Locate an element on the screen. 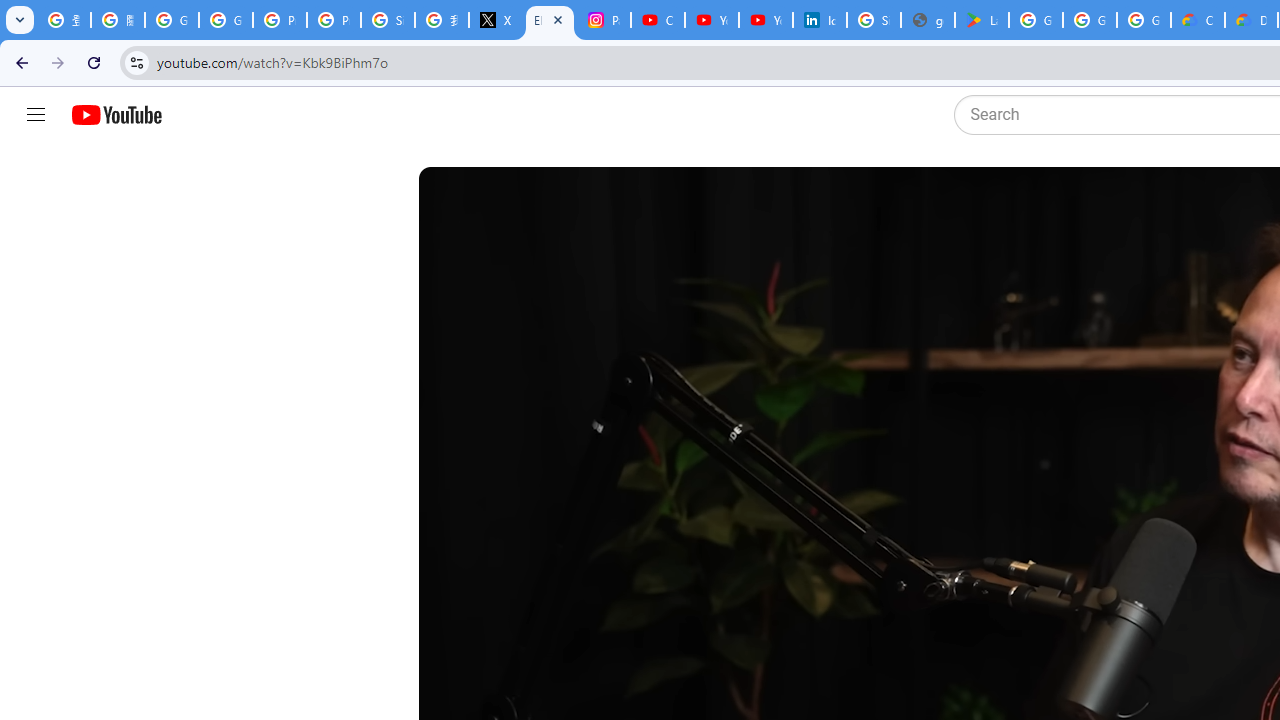 The width and height of the screenshot is (1280, 720). 'Privacy Help Center - Policies Help' is located at coordinates (334, 20).